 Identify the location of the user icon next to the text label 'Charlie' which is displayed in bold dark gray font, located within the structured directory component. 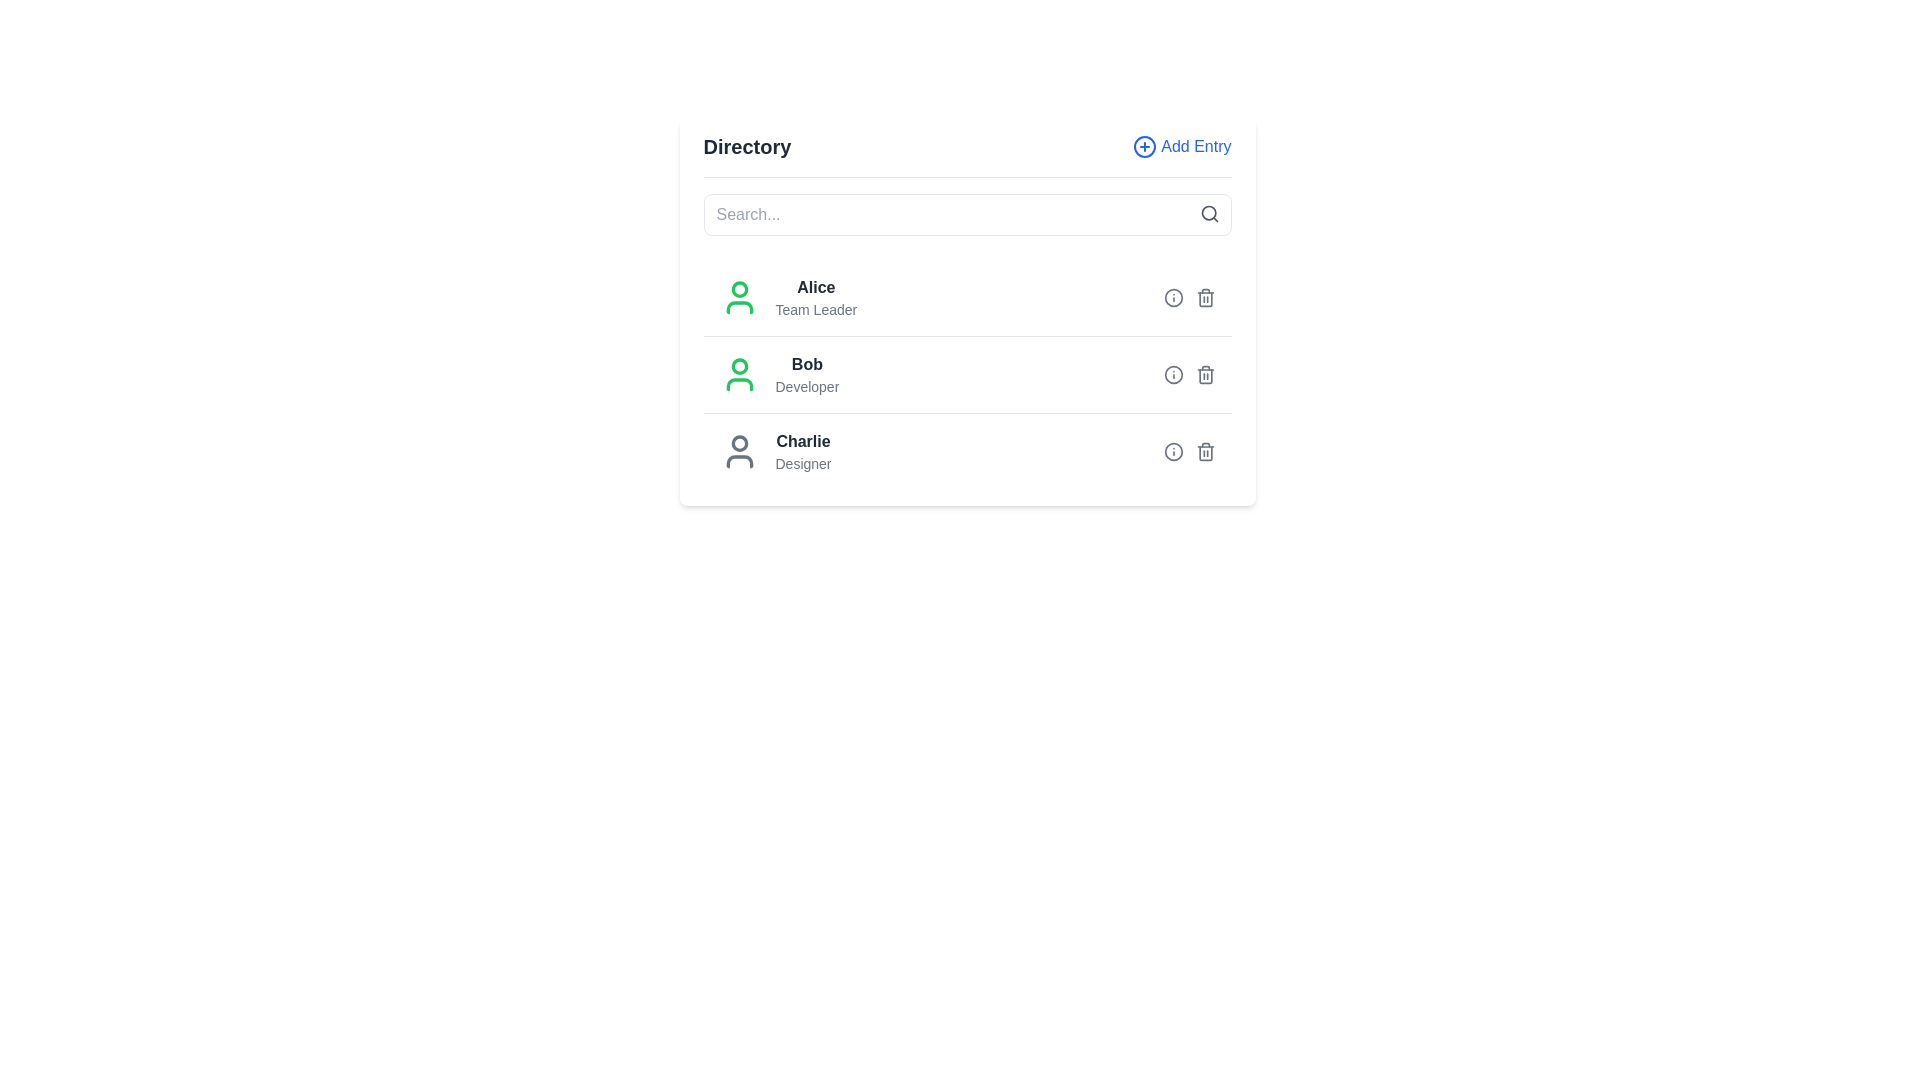
(803, 451).